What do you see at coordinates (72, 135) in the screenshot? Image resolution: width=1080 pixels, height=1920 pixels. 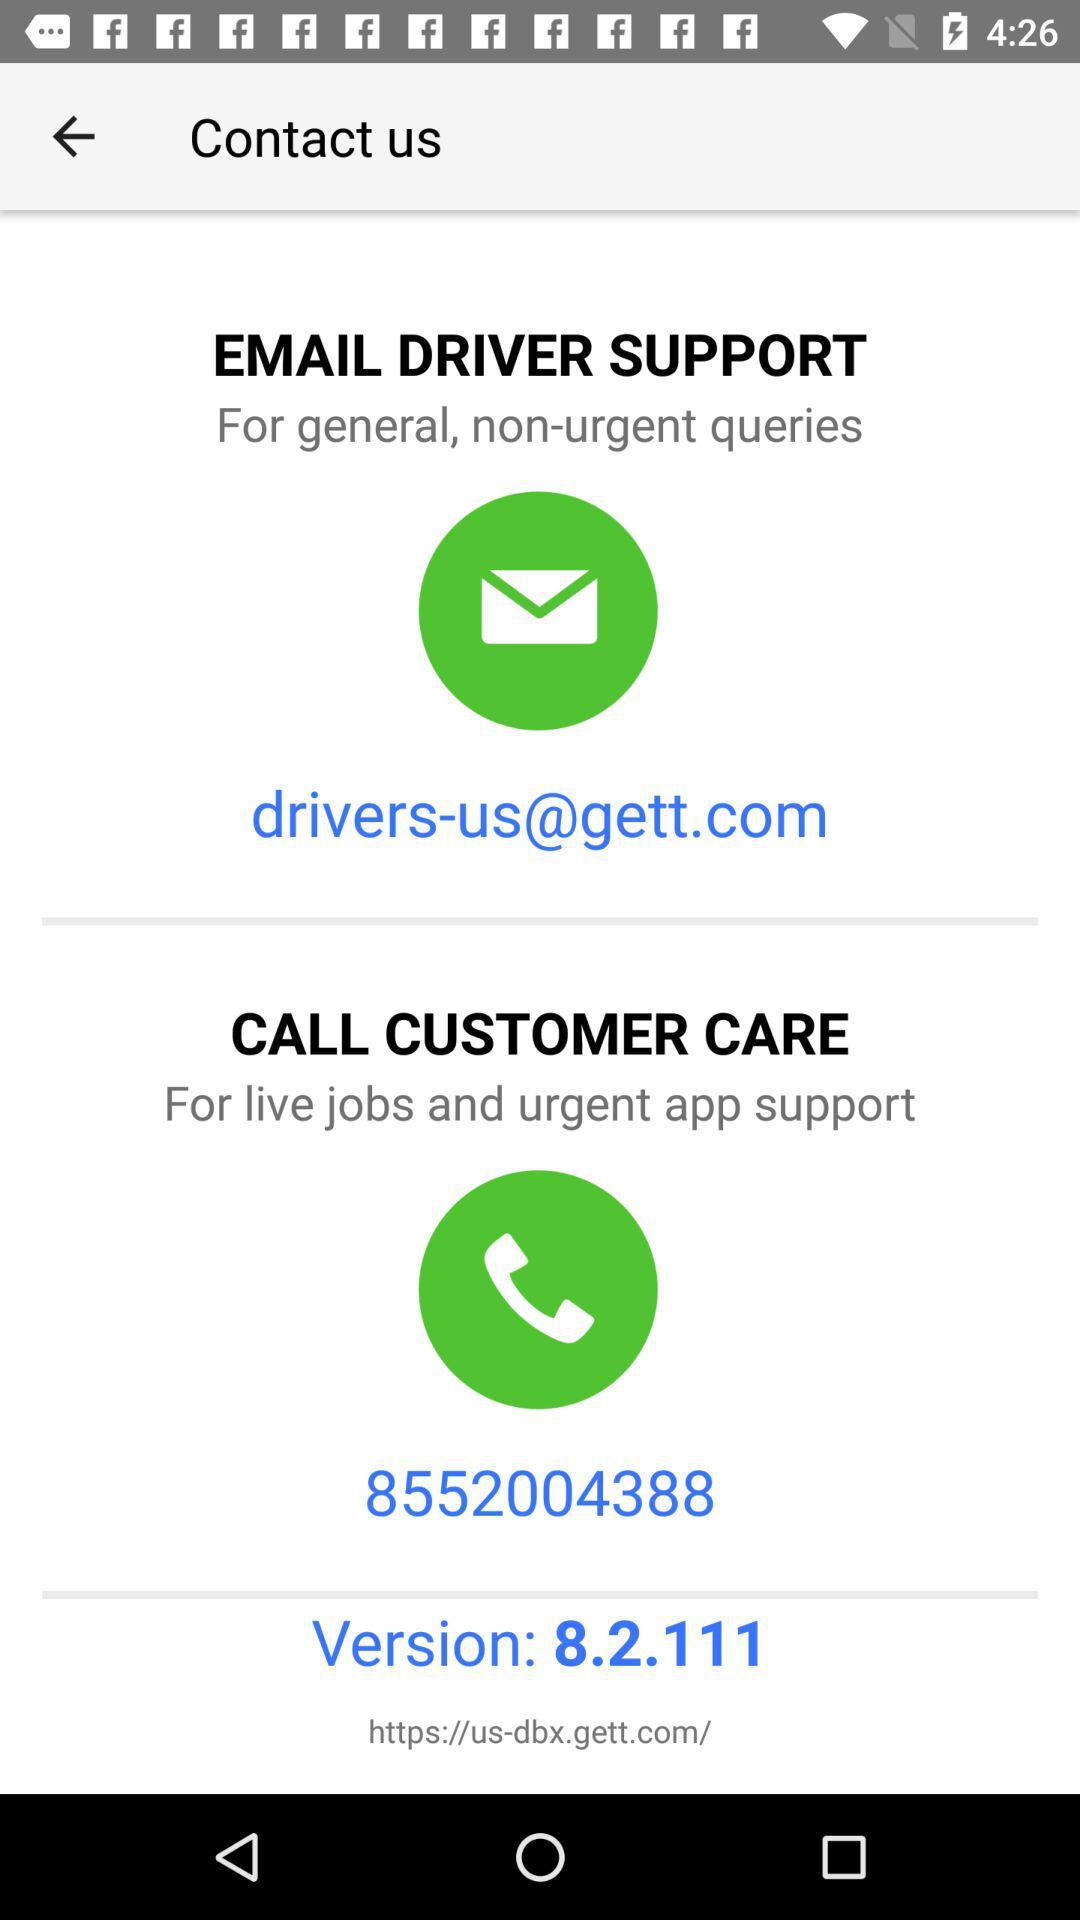 I see `the icon next to the contact us item` at bounding box center [72, 135].